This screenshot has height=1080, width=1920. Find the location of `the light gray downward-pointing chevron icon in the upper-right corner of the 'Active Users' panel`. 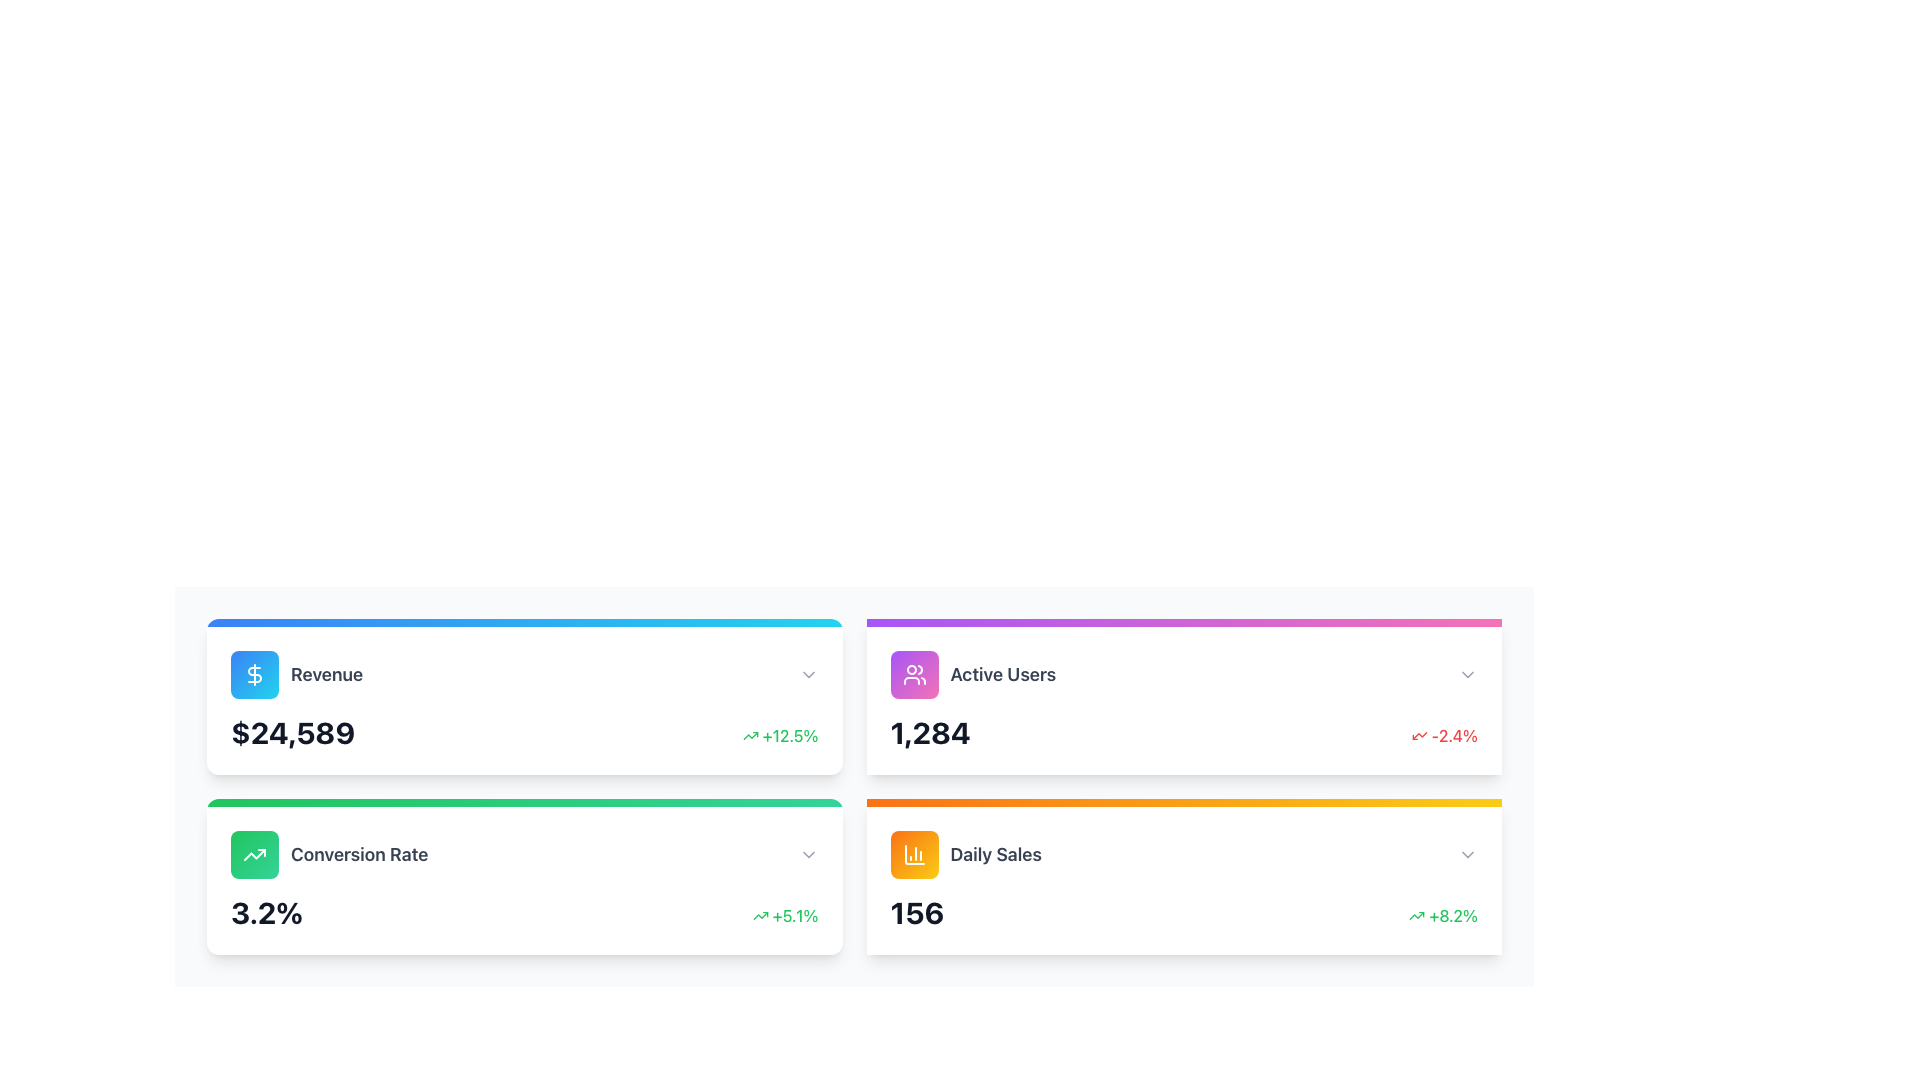

the light gray downward-pointing chevron icon in the upper-right corner of the 'Active Users' panel is located at coordinates (1468, 675).